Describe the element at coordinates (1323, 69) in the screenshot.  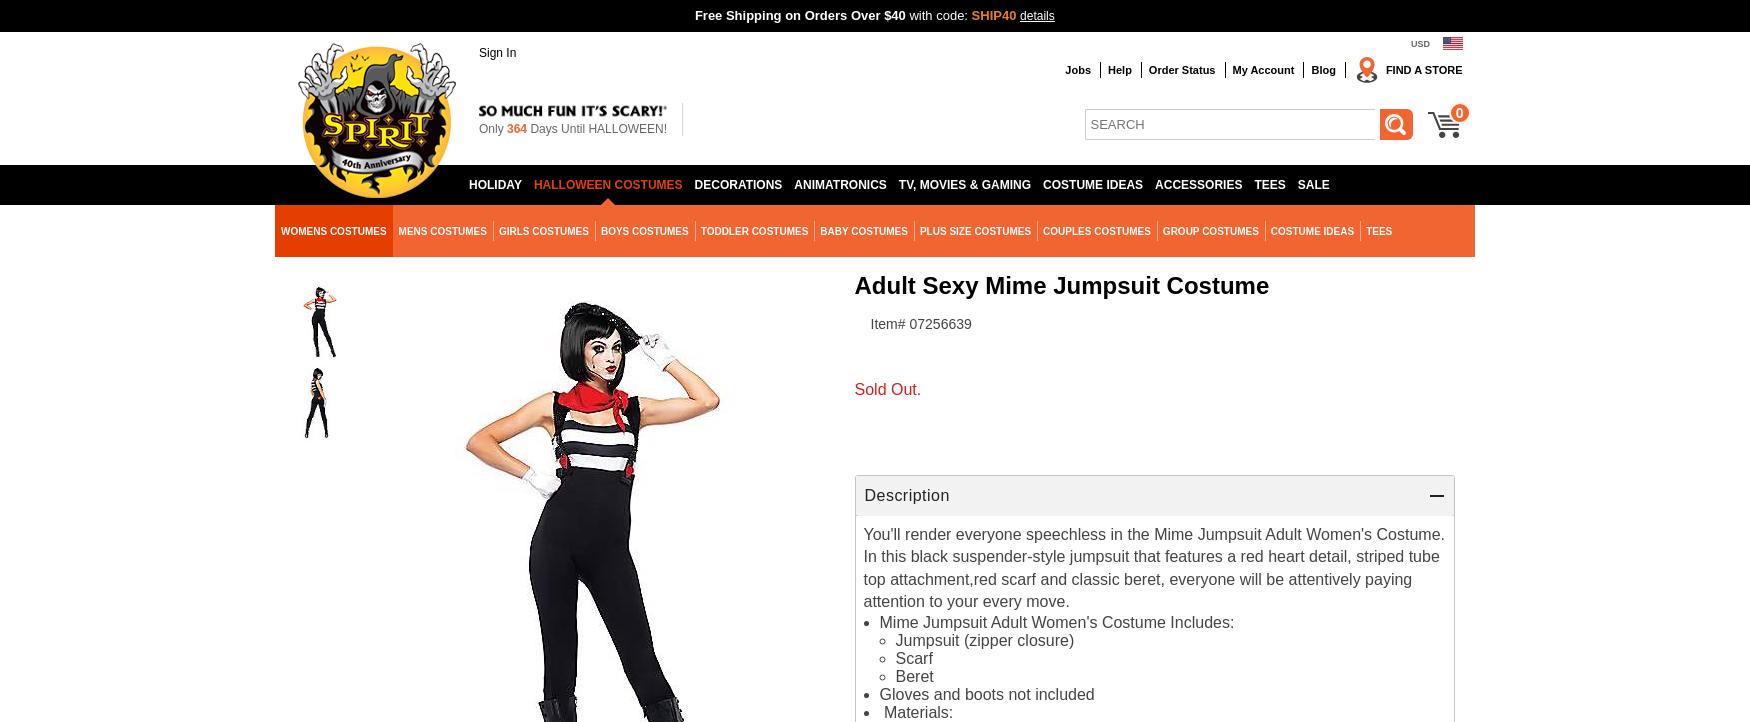
I see `'Blog'` at that location.